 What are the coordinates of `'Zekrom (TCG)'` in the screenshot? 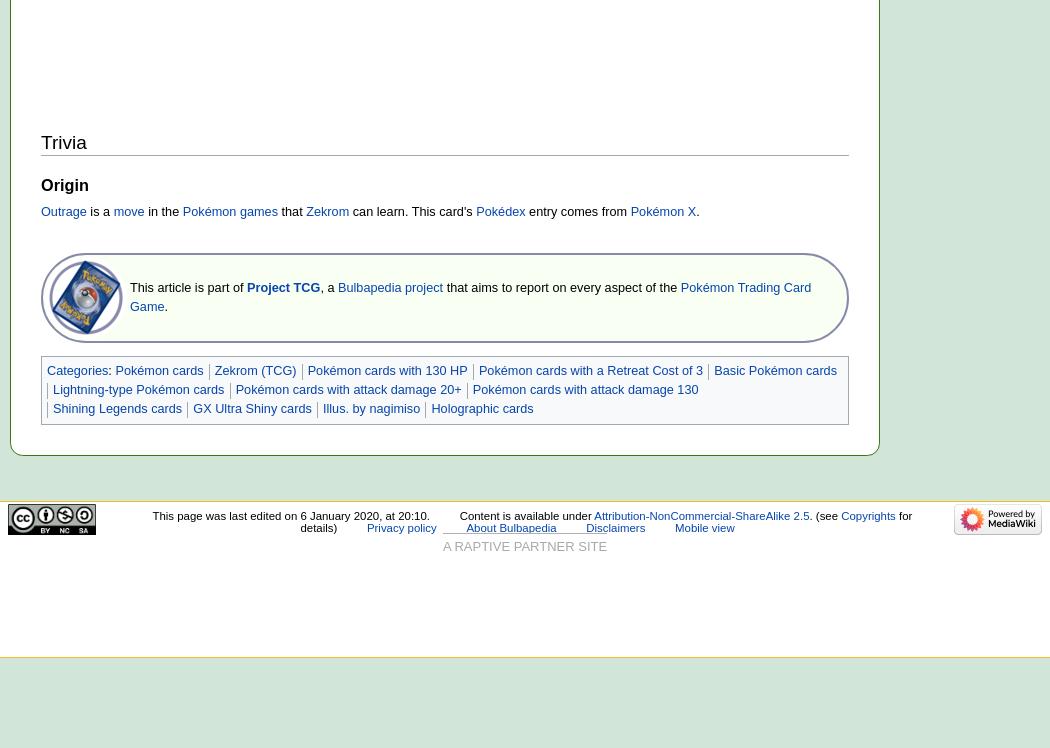 It's located at (212, 370).